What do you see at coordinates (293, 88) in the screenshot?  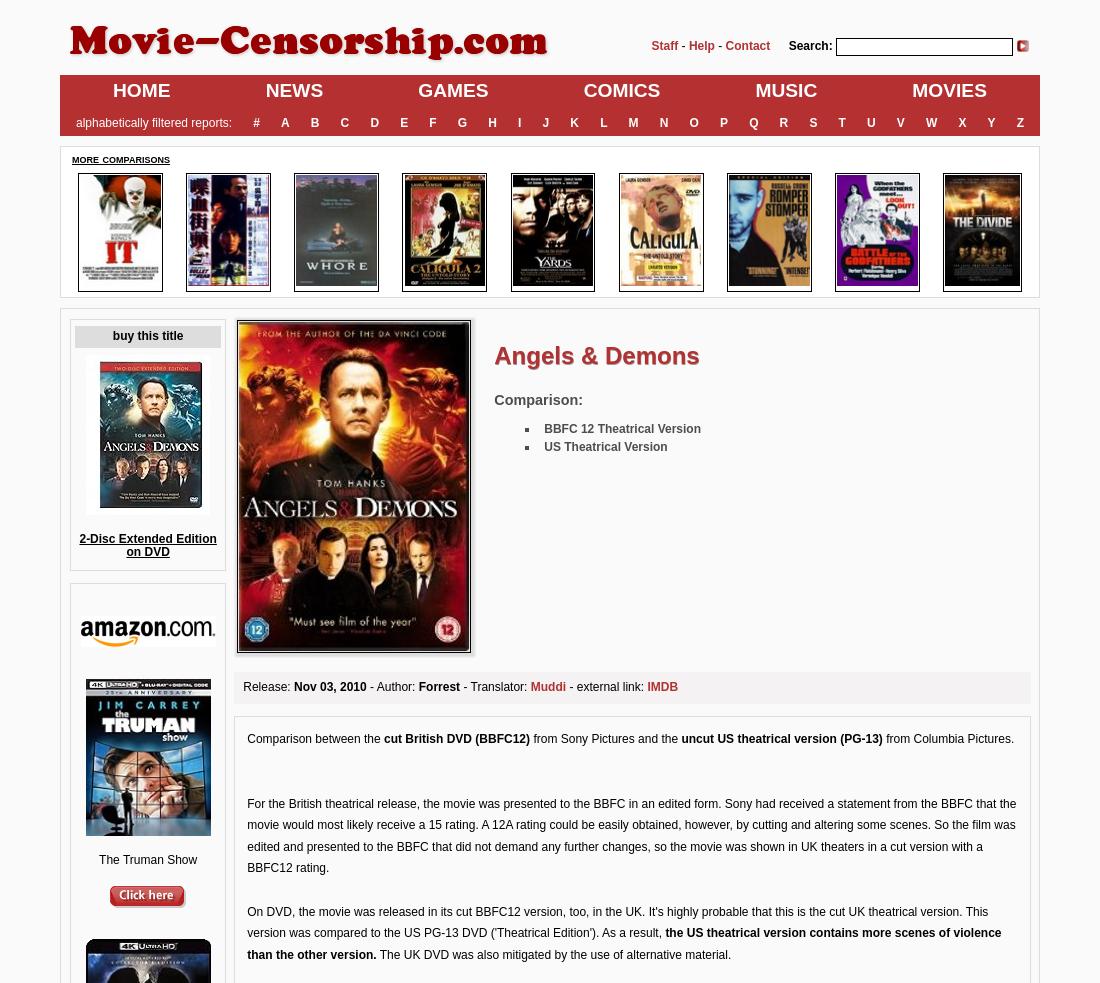 I see `'NEWS'` at bounding box center [293, 88].